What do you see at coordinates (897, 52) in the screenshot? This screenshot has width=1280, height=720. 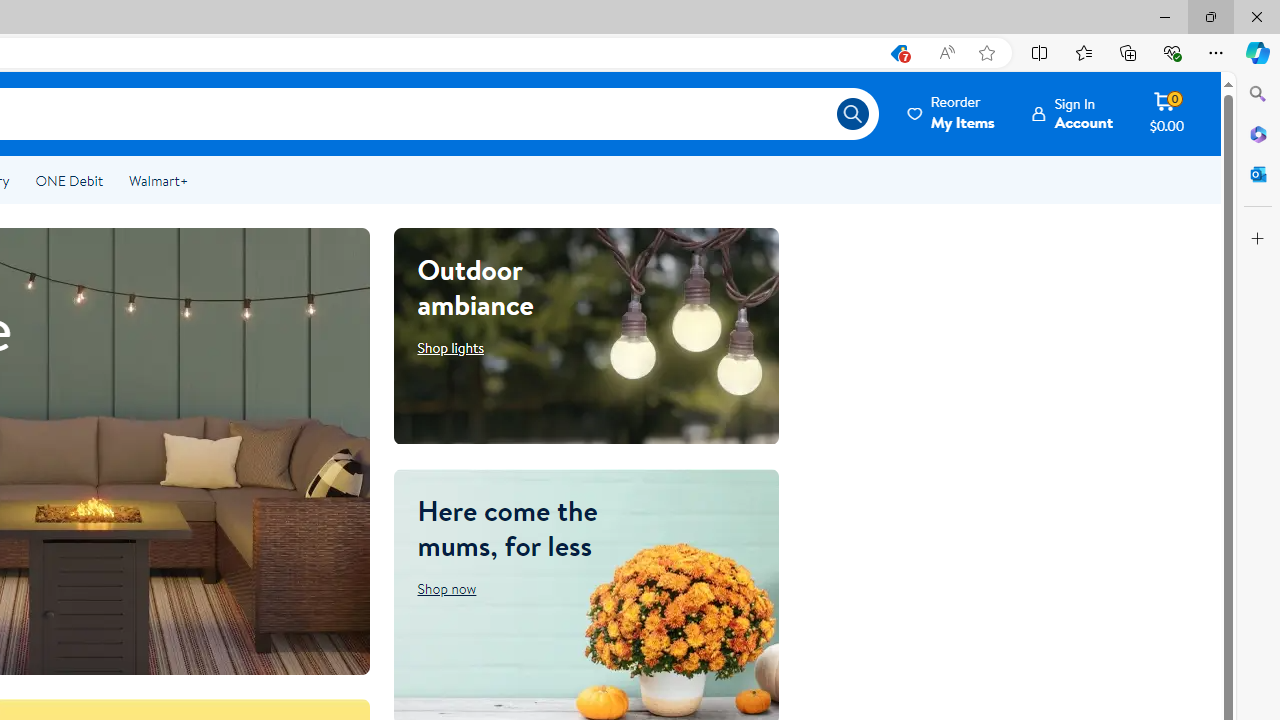 I see `'This site has coupons! Shopping in Microsoft Edge, 7'` at bounding box center [897, 52].